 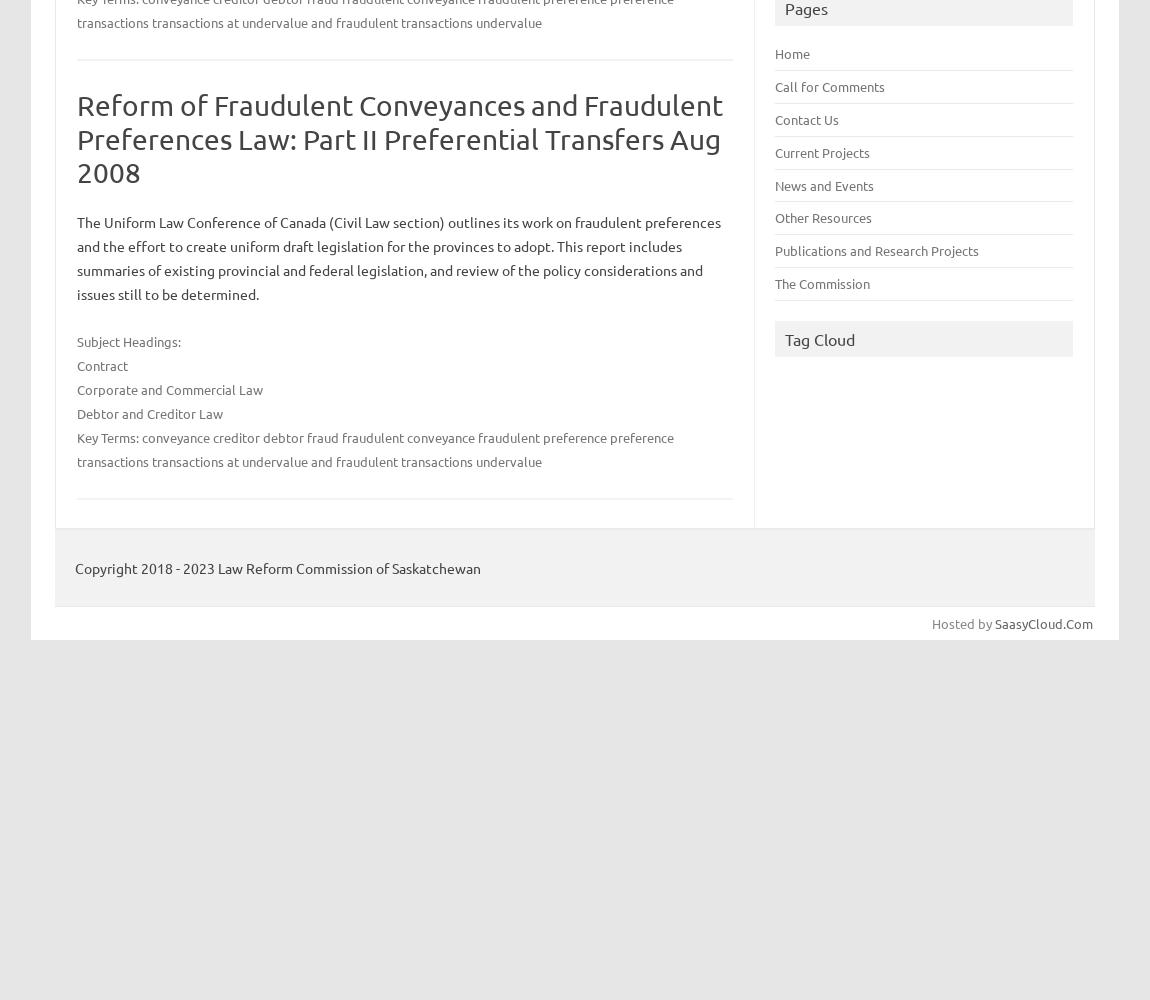 What do you see at coordinates (821, 283) in the screenshot?
I see `'The Commission'` at bounding box center [821, 283].